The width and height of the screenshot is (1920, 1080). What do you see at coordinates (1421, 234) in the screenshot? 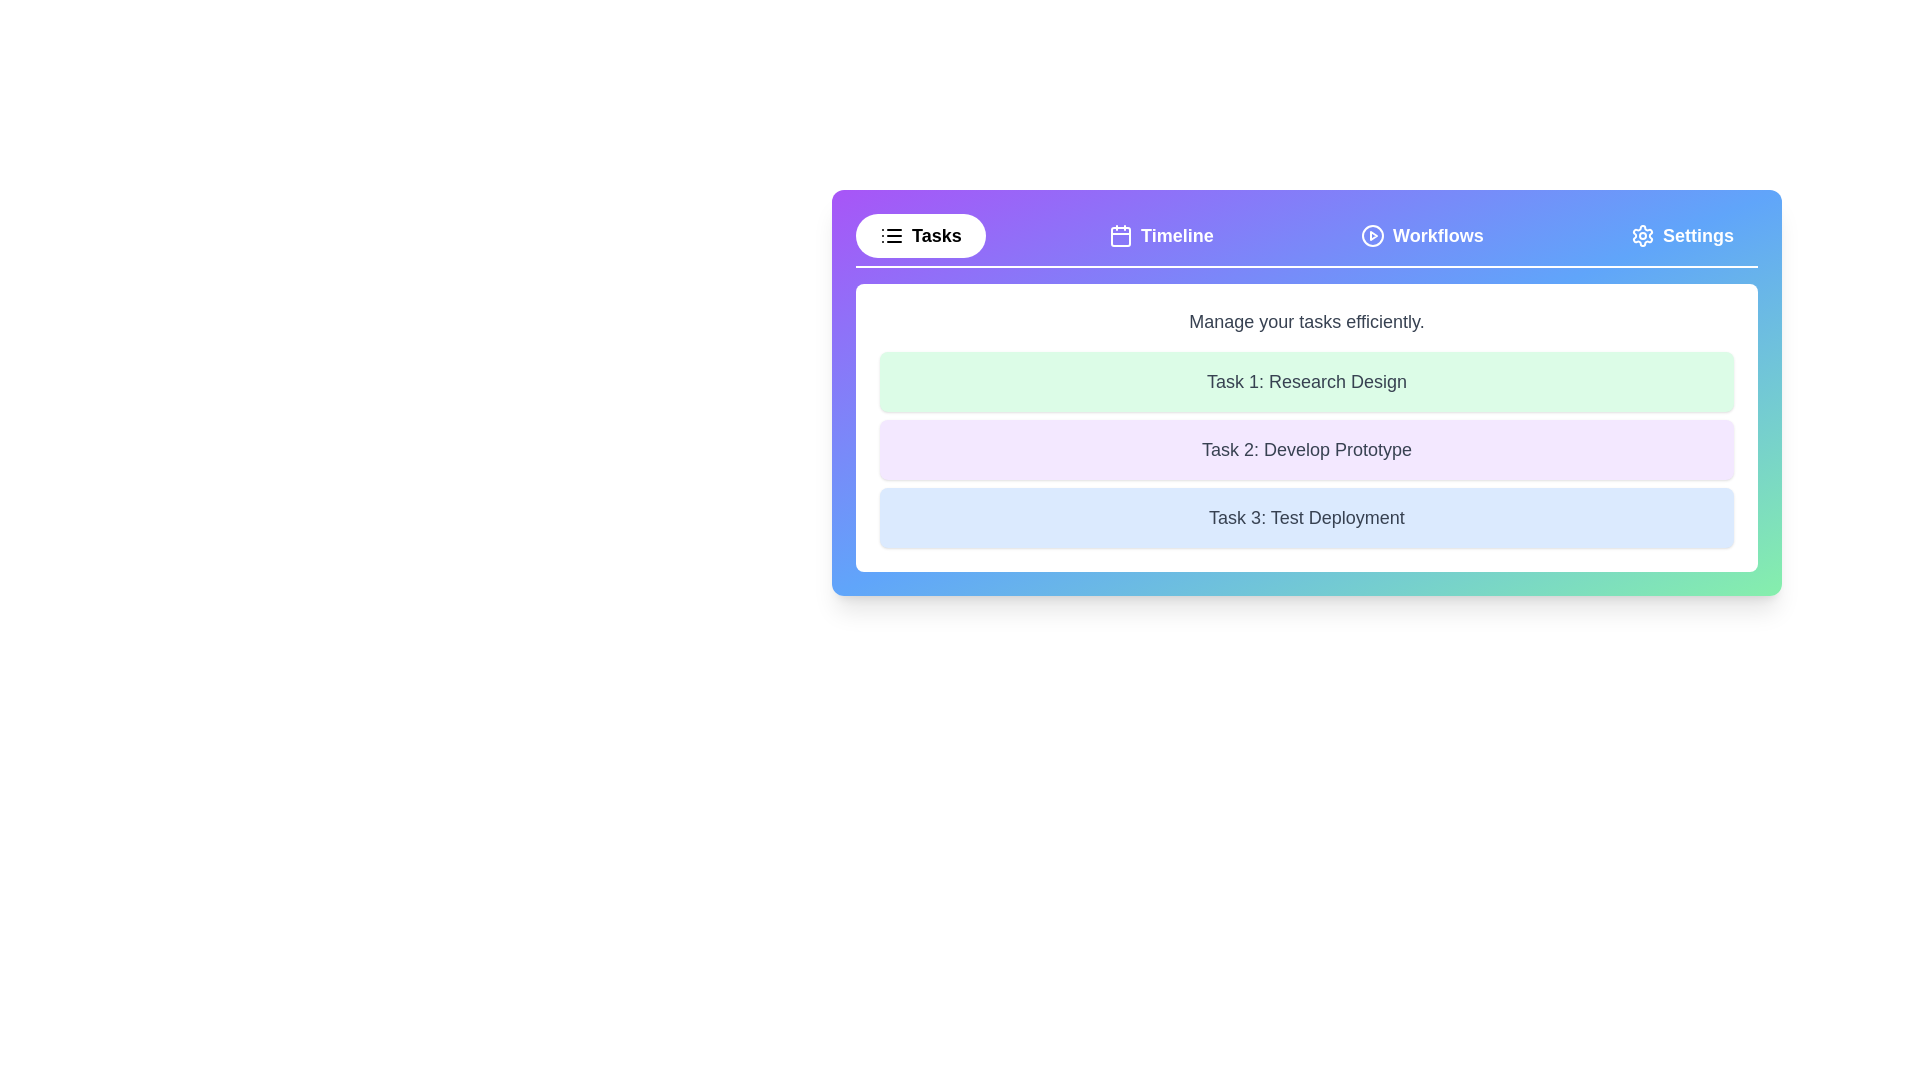
I see `the button labeled Workflows to observe its hover effect` at bounding box center [1421, 234].